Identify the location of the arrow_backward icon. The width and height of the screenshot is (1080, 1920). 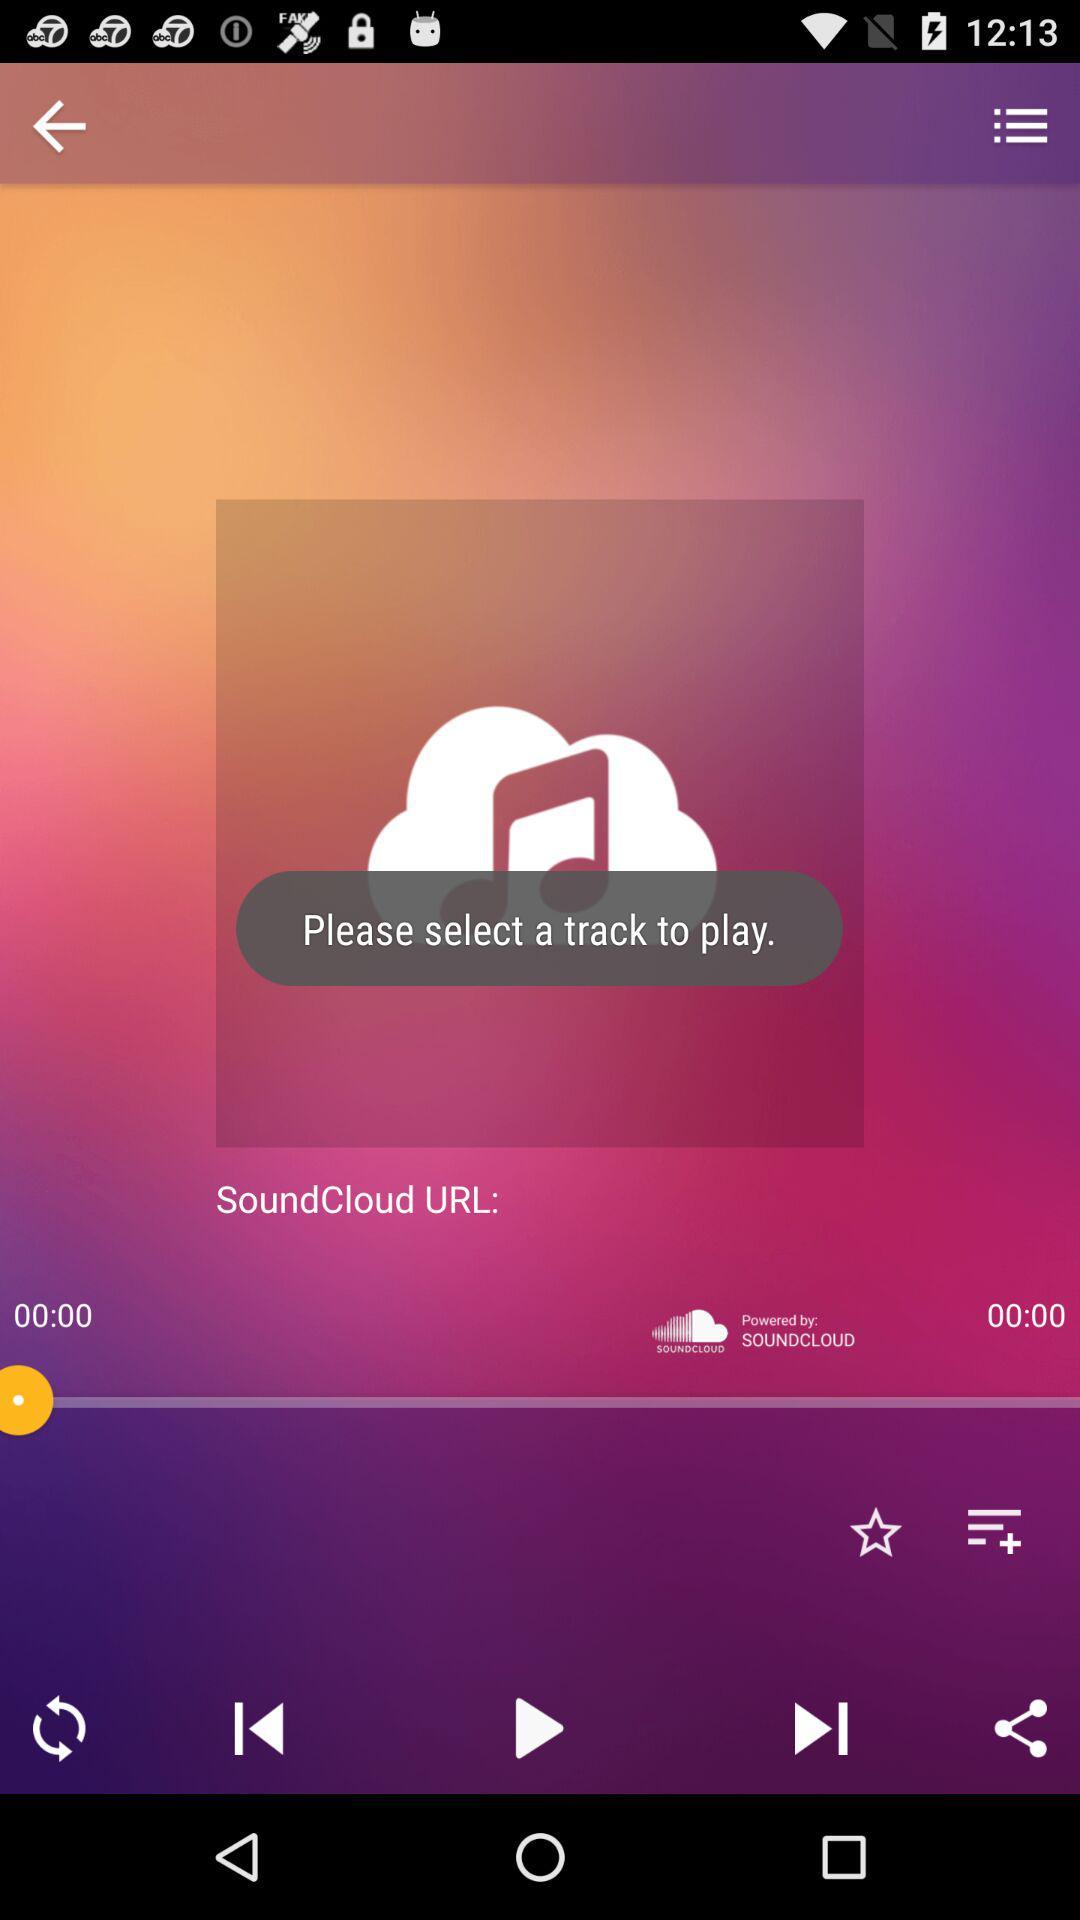
(58, 136).